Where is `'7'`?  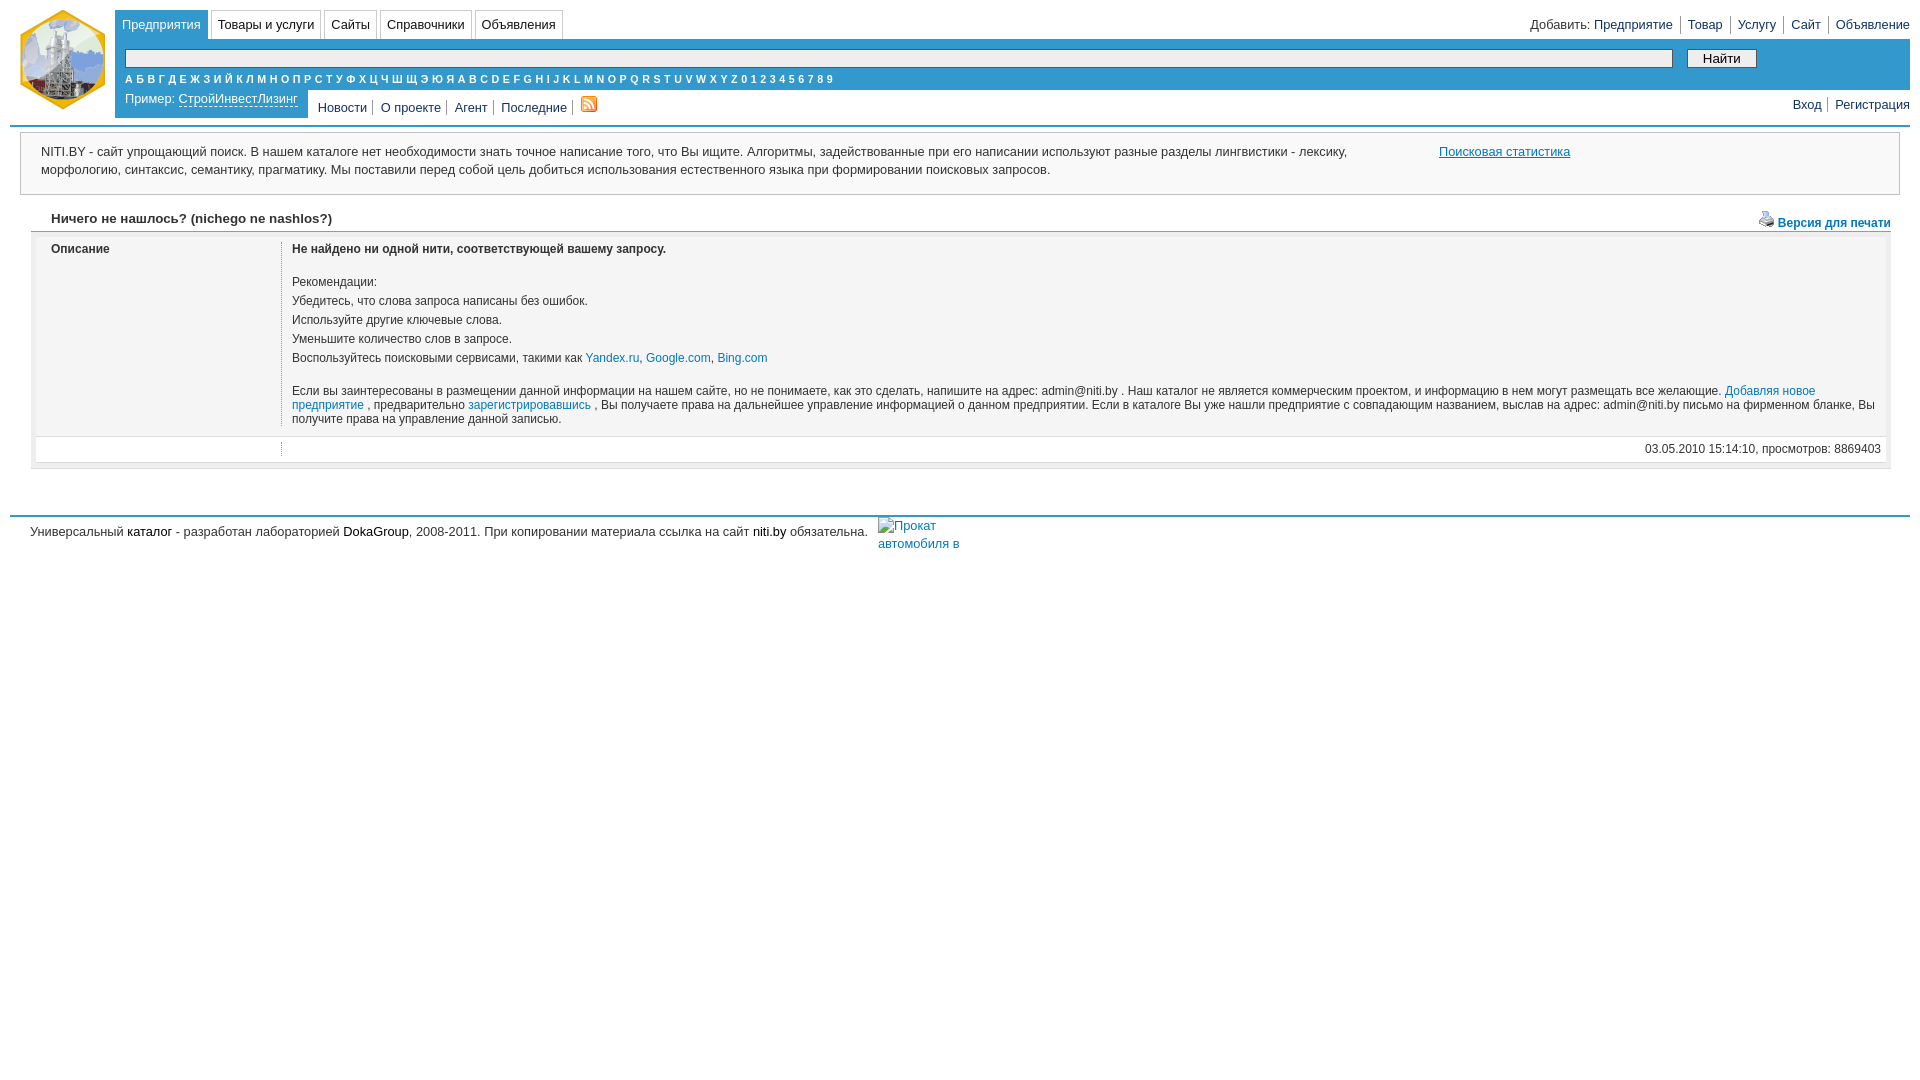 '7' is located at coordinates (811, 77).